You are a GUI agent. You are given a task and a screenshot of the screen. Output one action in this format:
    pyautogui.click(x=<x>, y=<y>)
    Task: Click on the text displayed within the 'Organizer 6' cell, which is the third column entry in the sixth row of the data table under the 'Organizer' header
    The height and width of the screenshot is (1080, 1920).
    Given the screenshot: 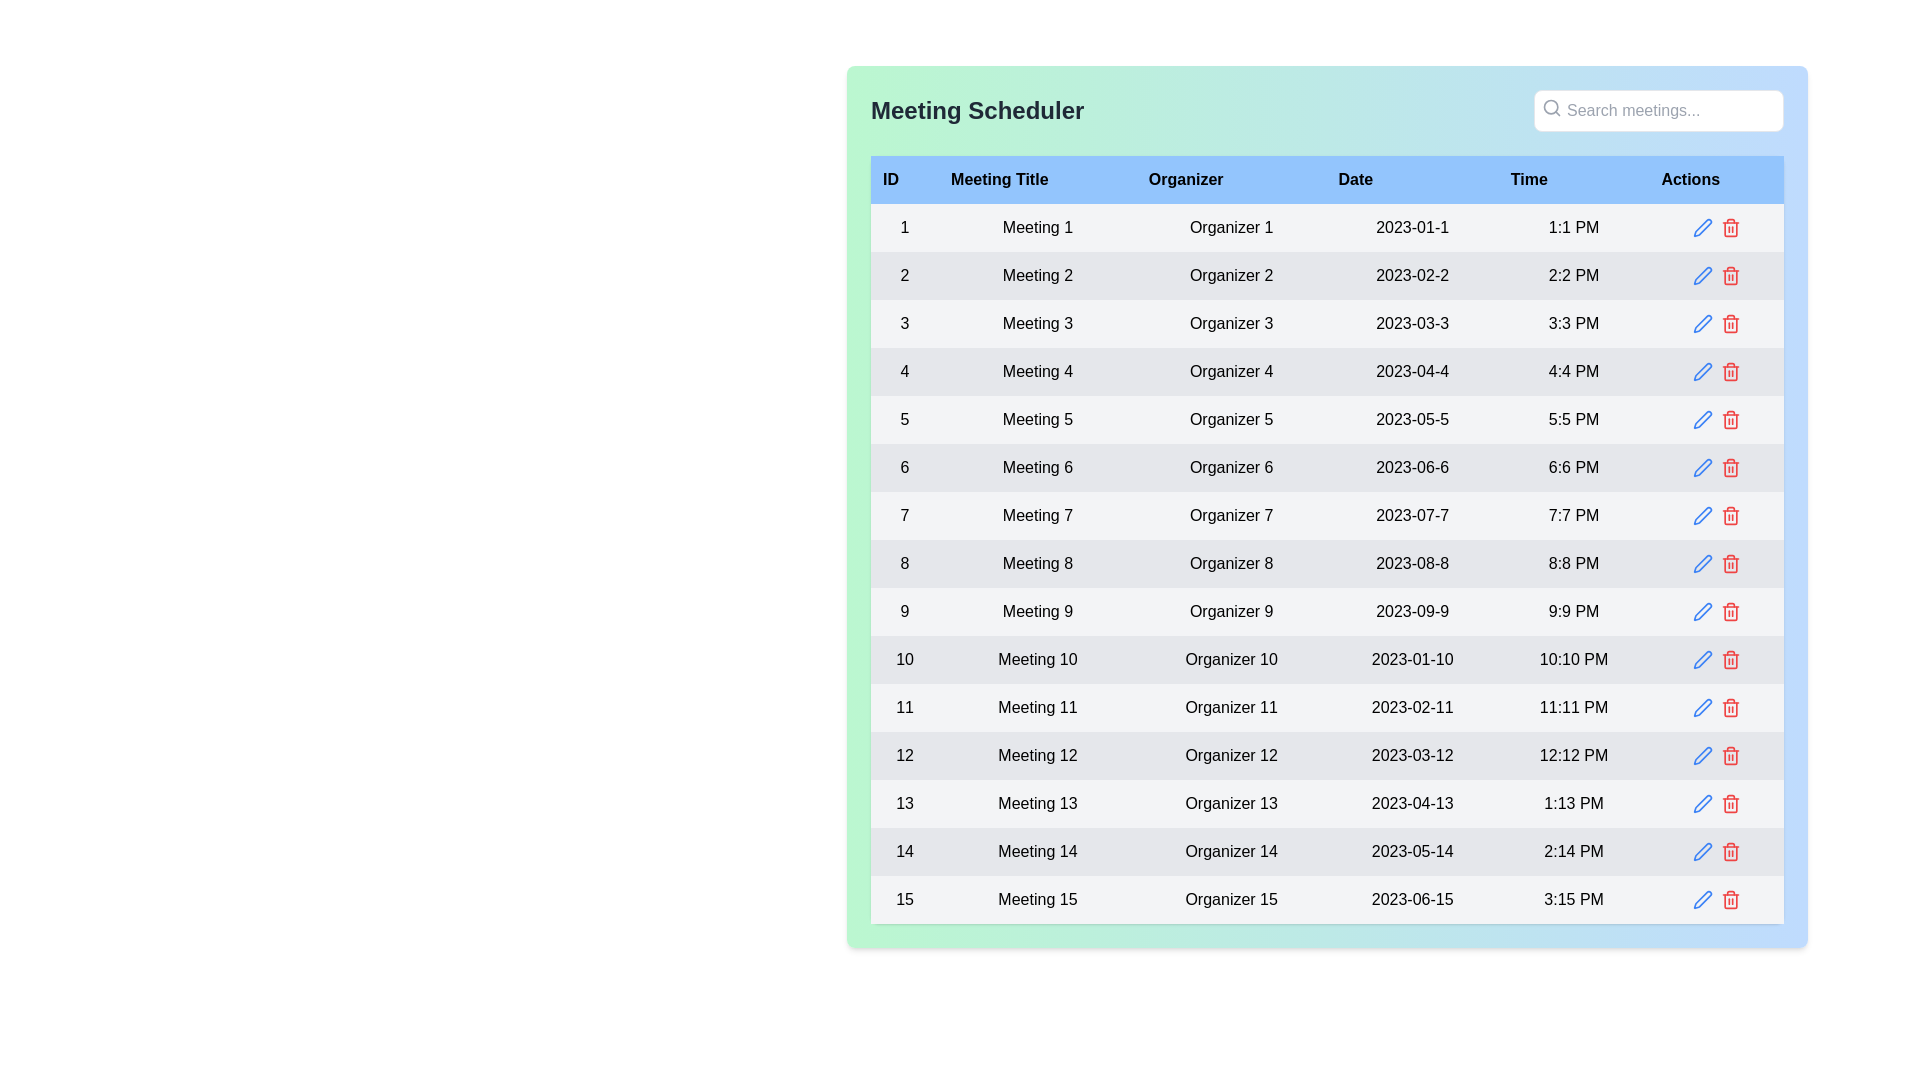 What is the action you would take?
    pyautogui.click(x=1230, y=467)
    